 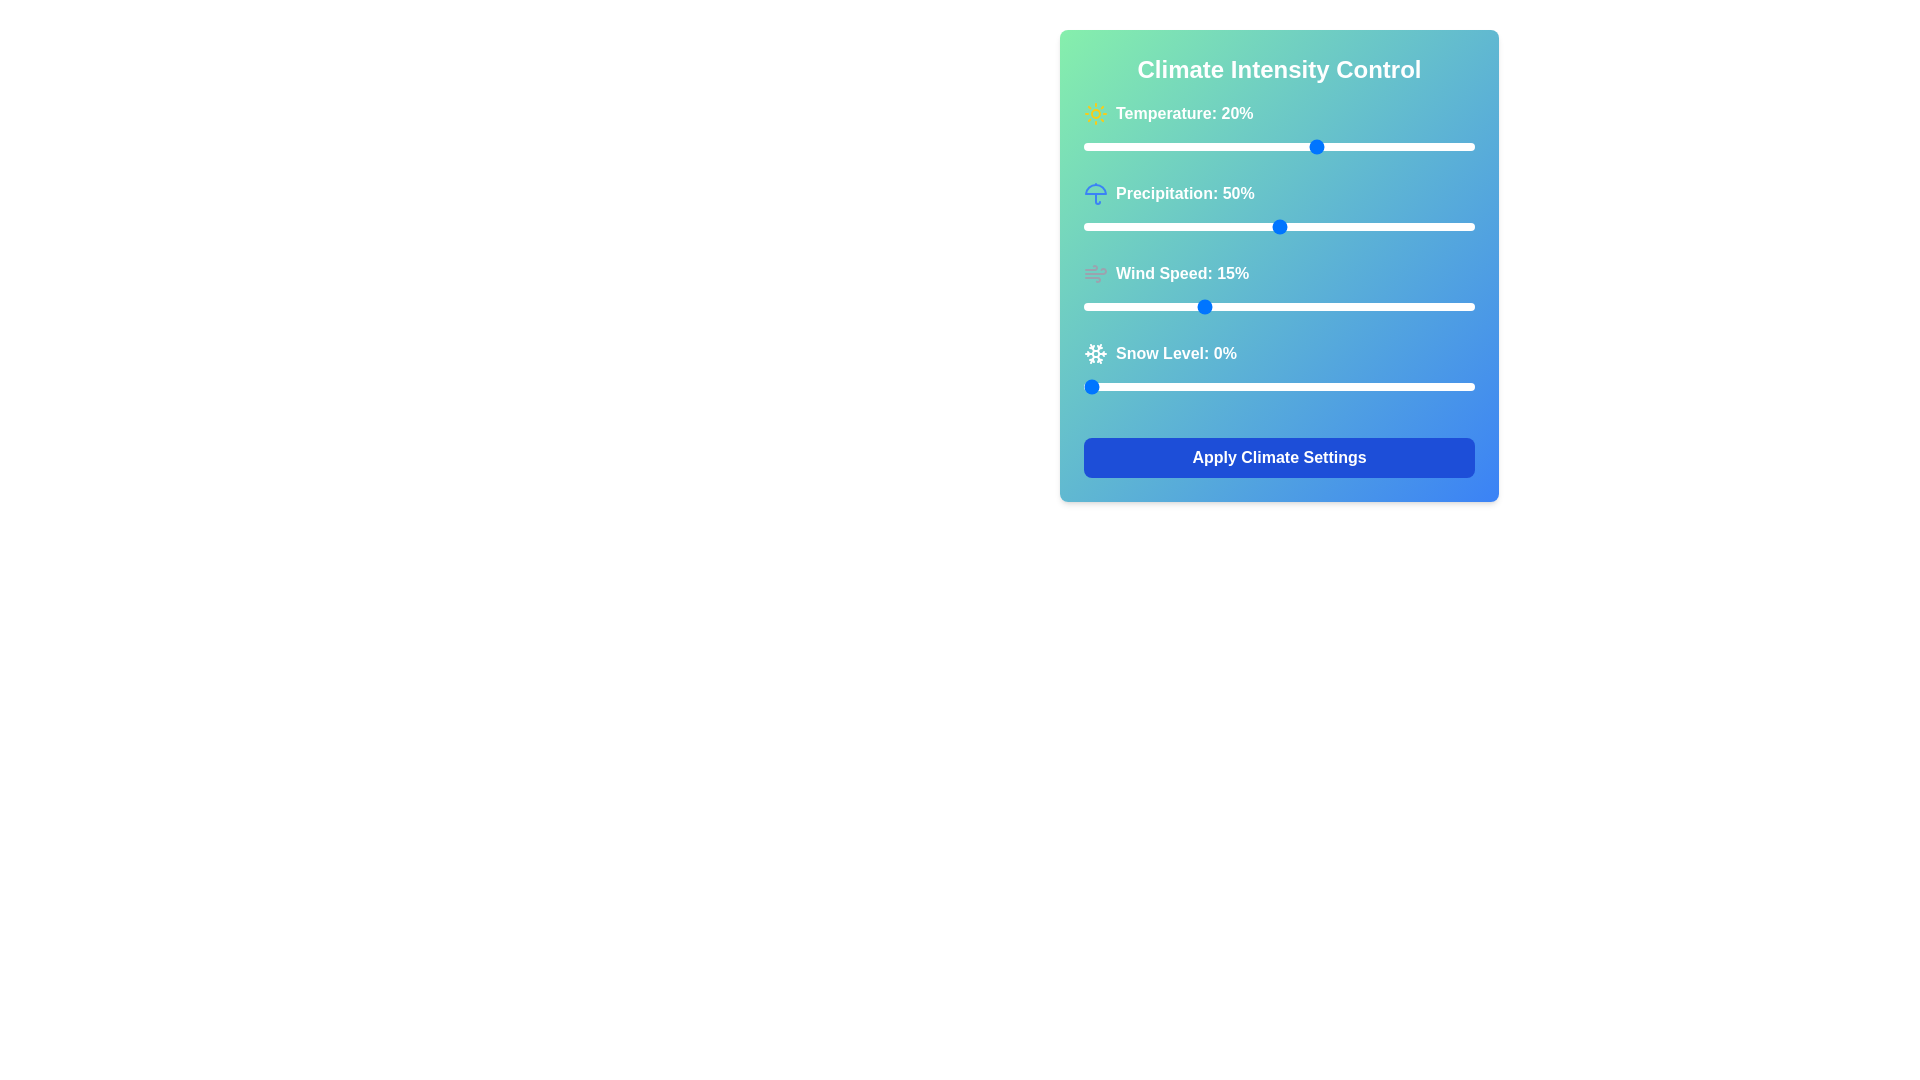 What do you see at coordinates (1395, 386) in the screenshot?
I see `the snow level` at bounding box center [1395, 386].